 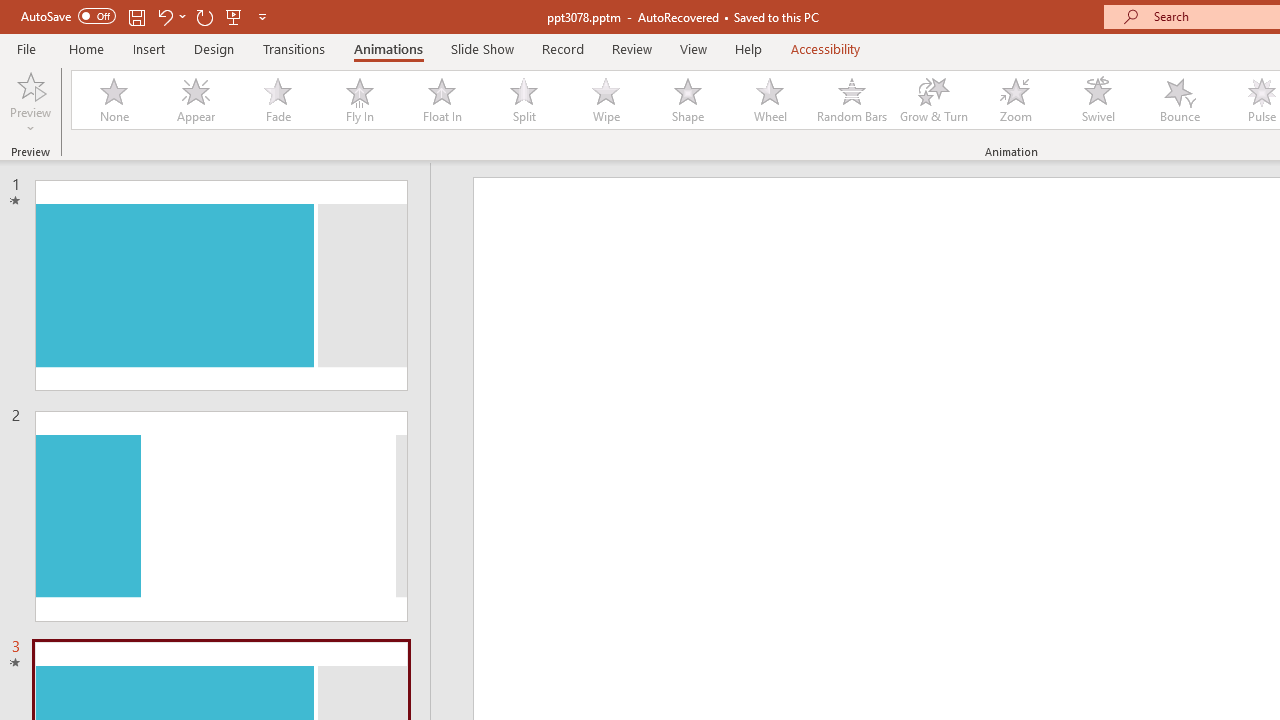 What do you see at coordinates (769, 100) in the screenshot?
I see `'Wheel'` at bounding box center [769, 100].